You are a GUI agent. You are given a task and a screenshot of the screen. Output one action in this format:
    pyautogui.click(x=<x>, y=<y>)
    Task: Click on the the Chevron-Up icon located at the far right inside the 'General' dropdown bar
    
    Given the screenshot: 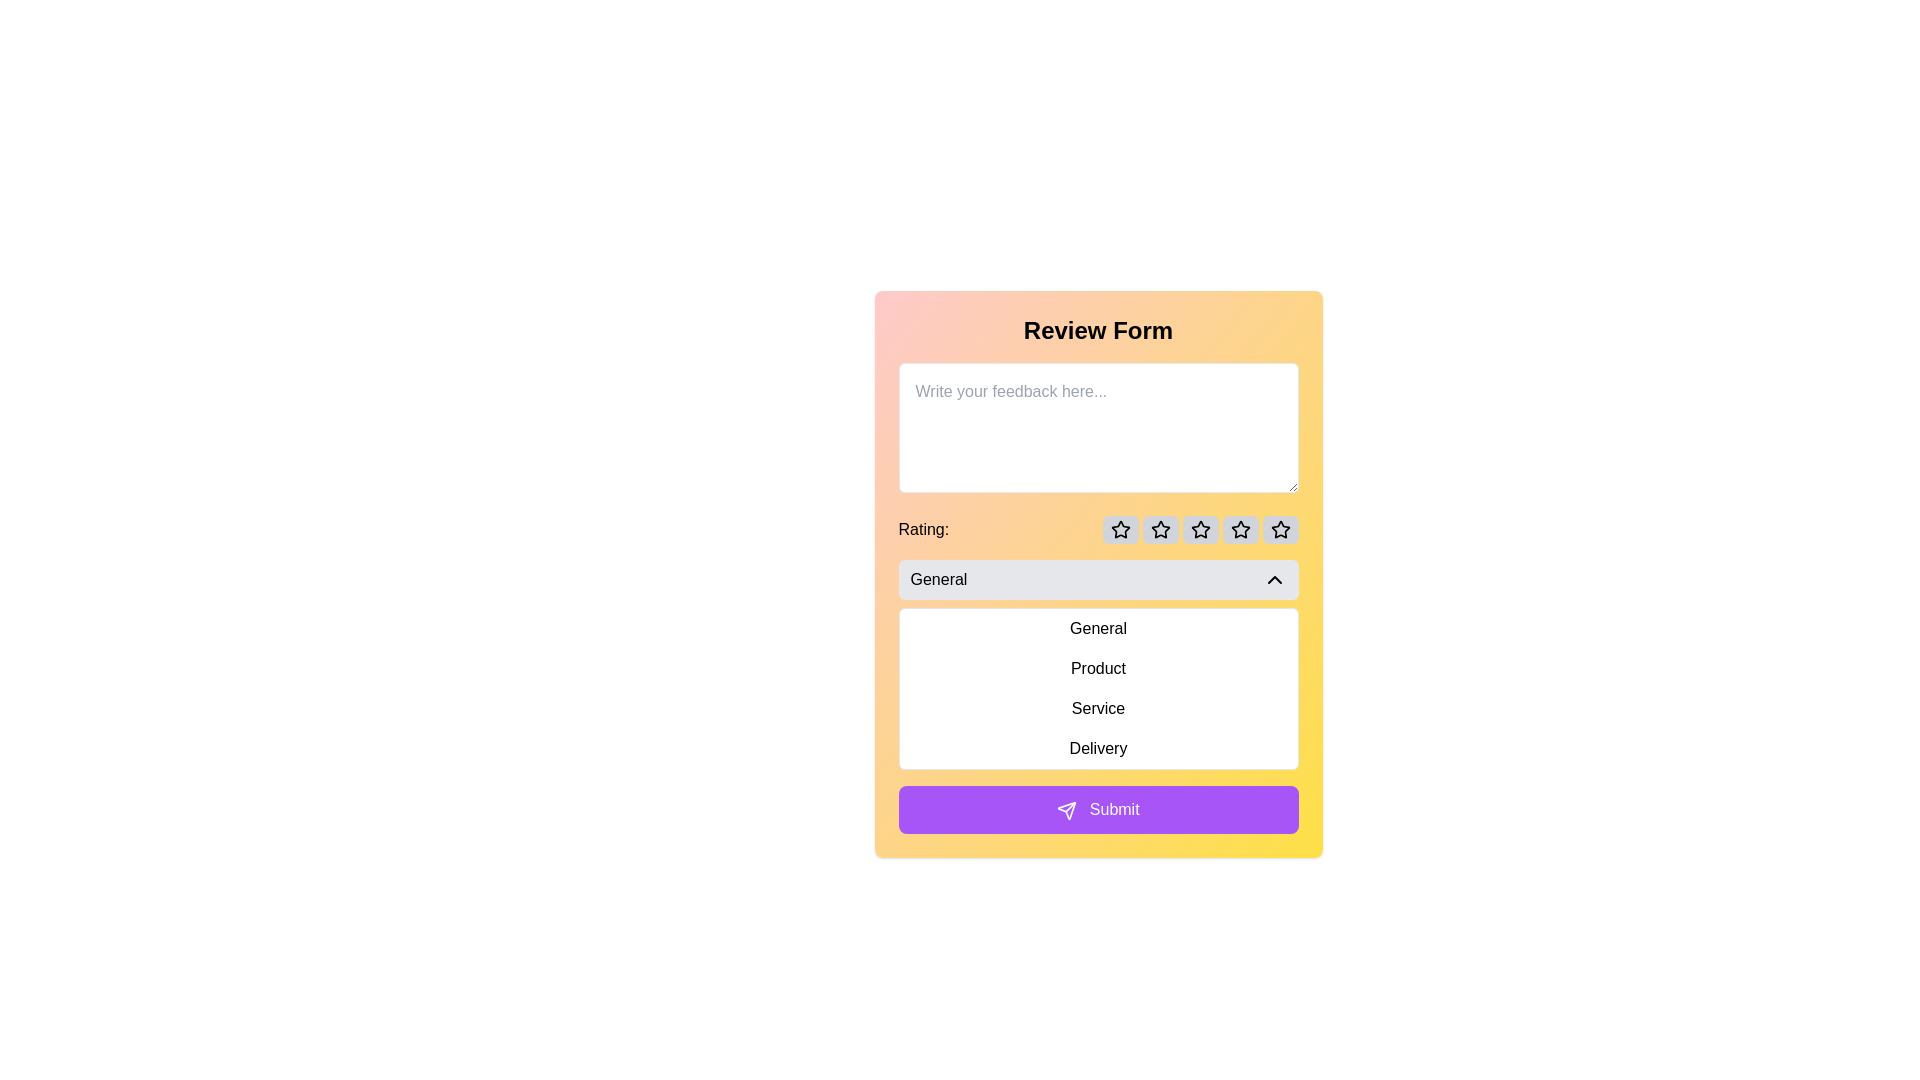 What is the action you would take?
    pyautogui.click(x=1273, y=579)
    